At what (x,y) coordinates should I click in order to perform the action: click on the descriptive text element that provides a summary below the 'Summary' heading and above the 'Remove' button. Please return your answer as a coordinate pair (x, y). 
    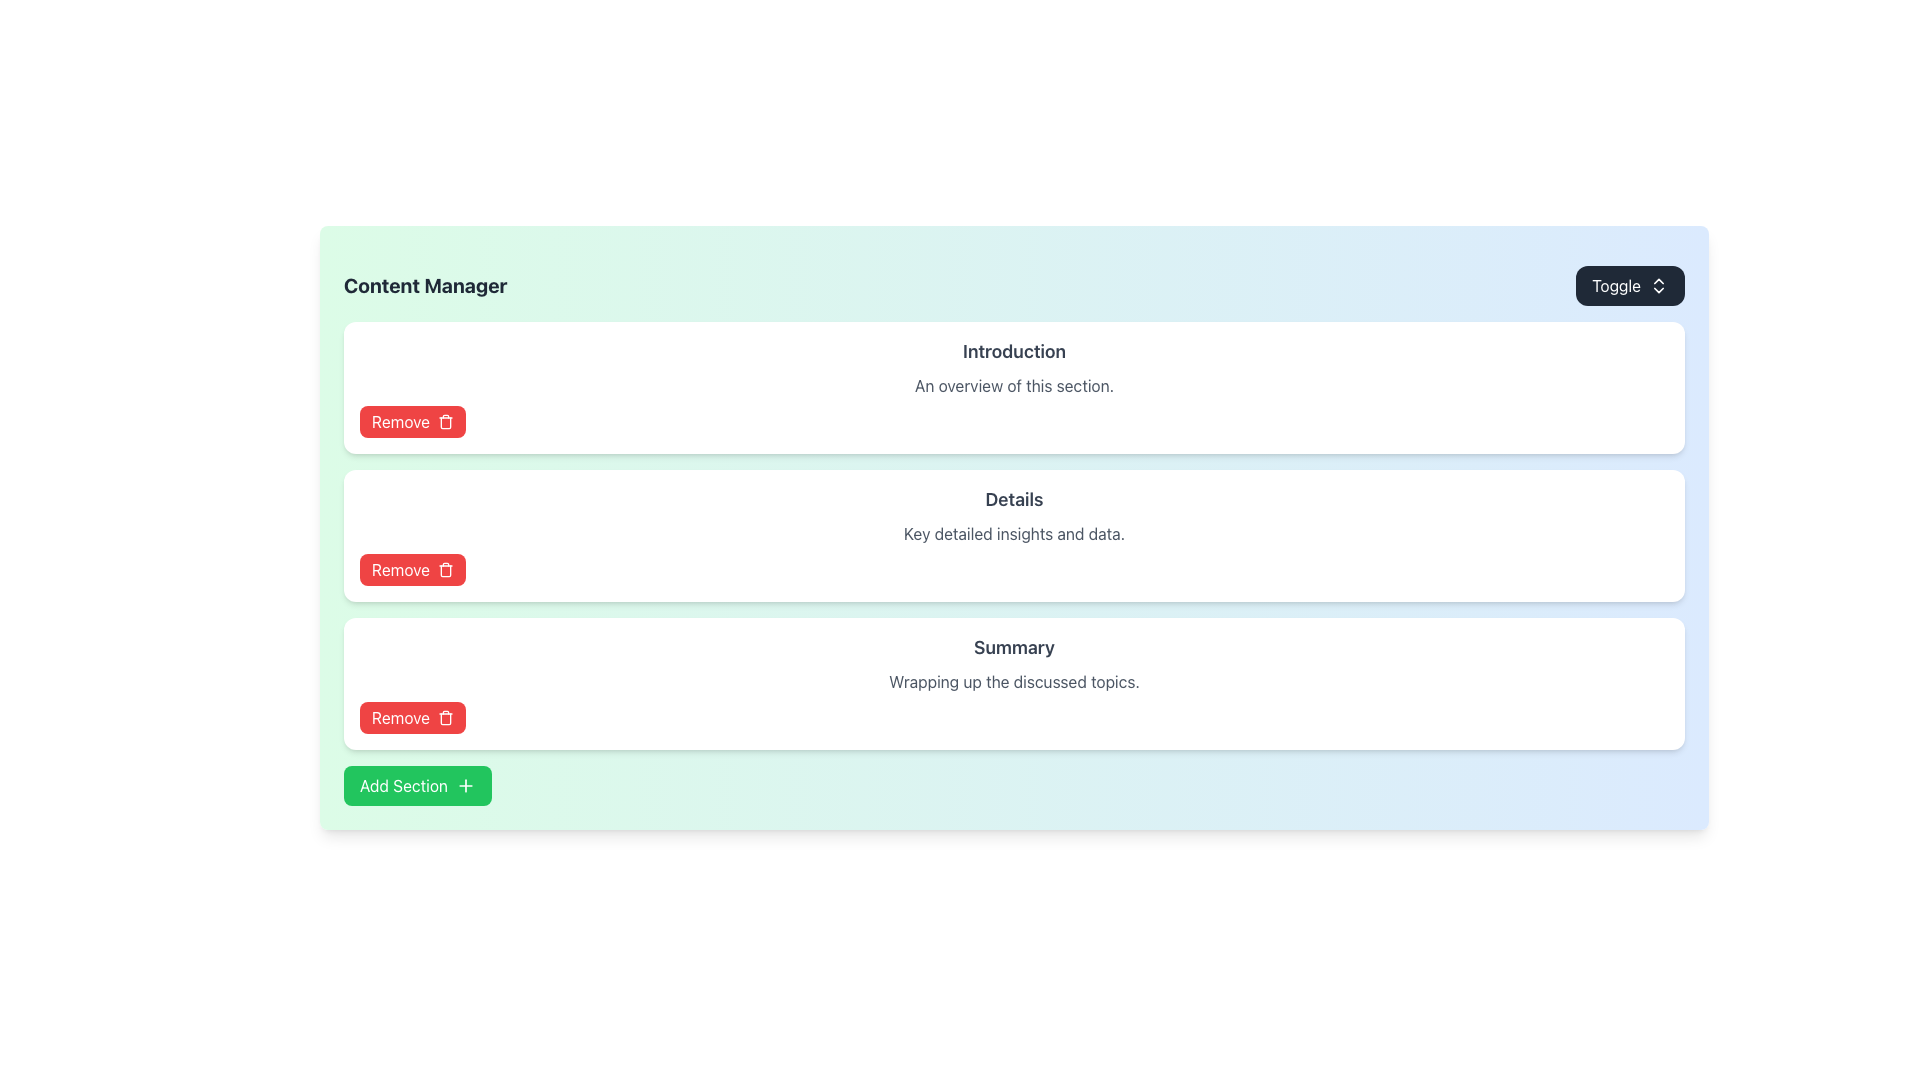
    Looking at the image, I should click on (1014, 681).